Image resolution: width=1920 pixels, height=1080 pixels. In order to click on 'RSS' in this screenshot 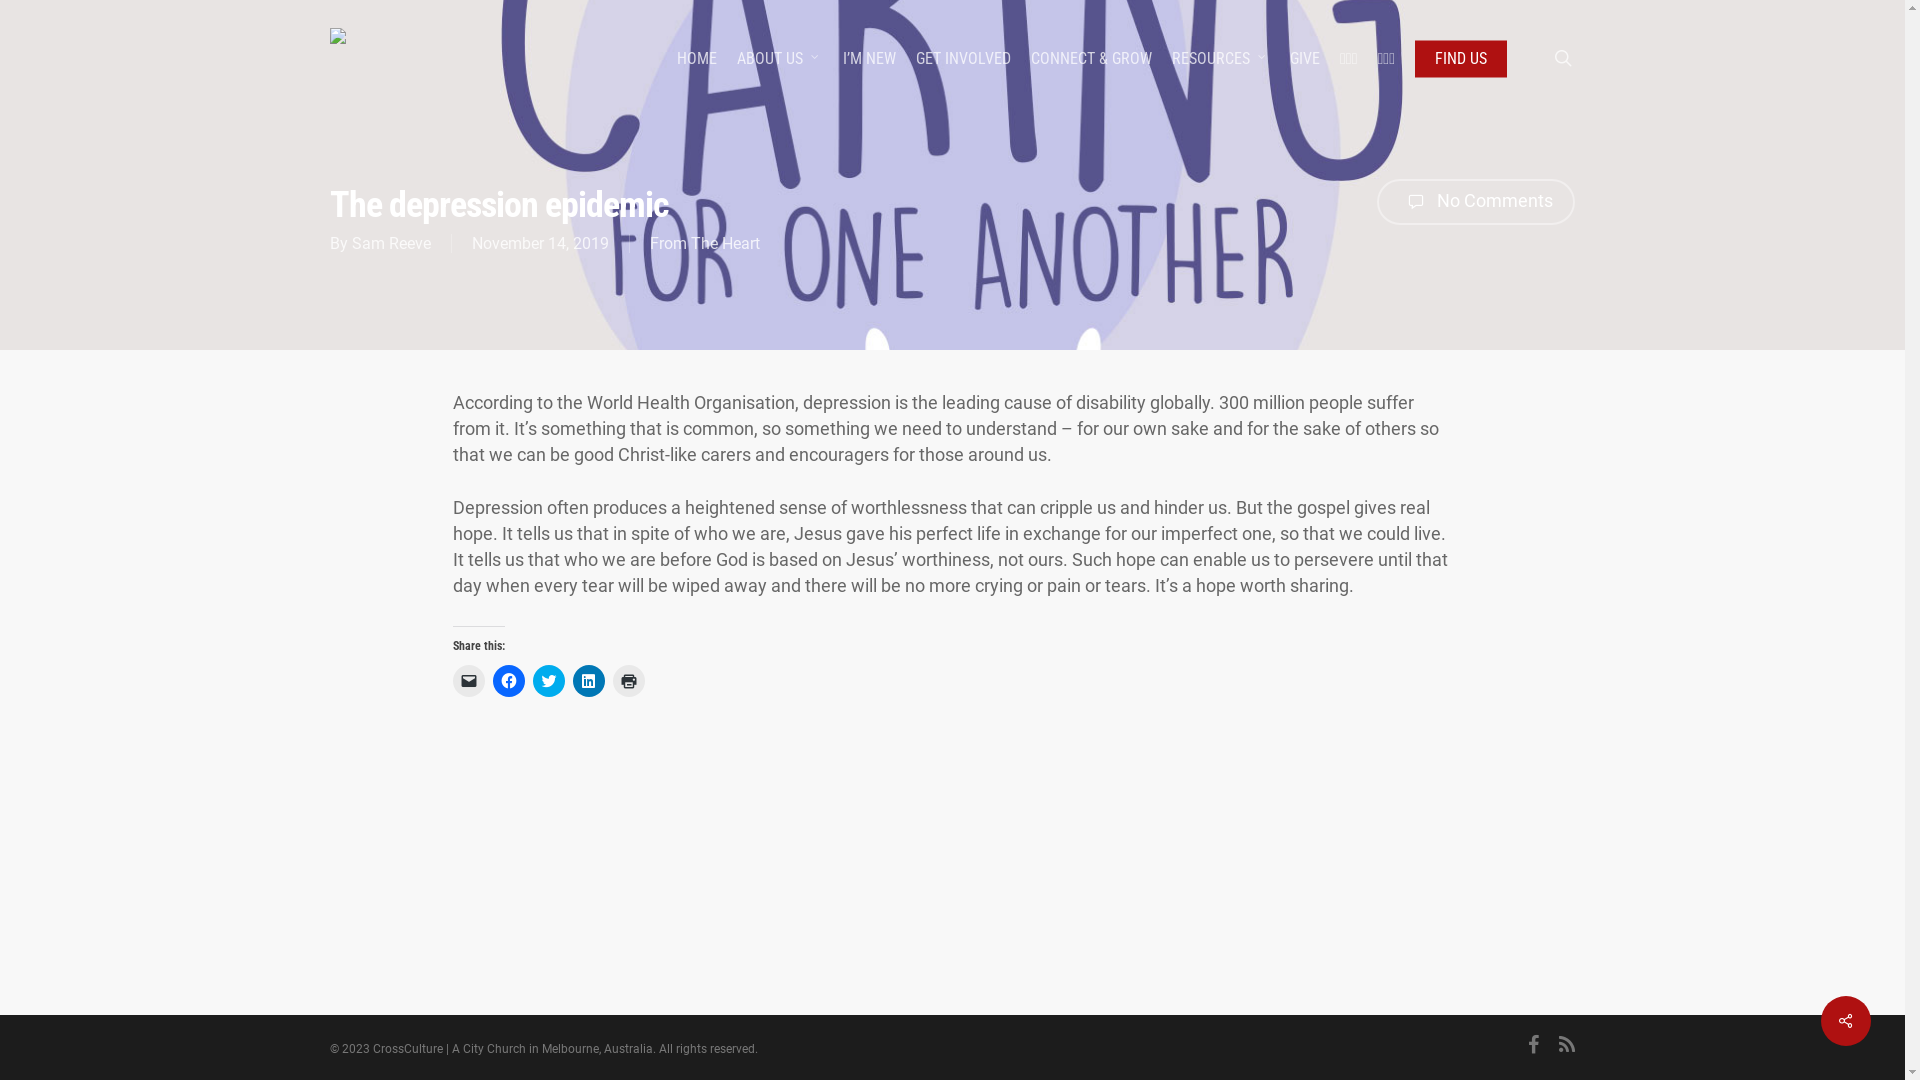, I will do `click(1565, 1045)`.